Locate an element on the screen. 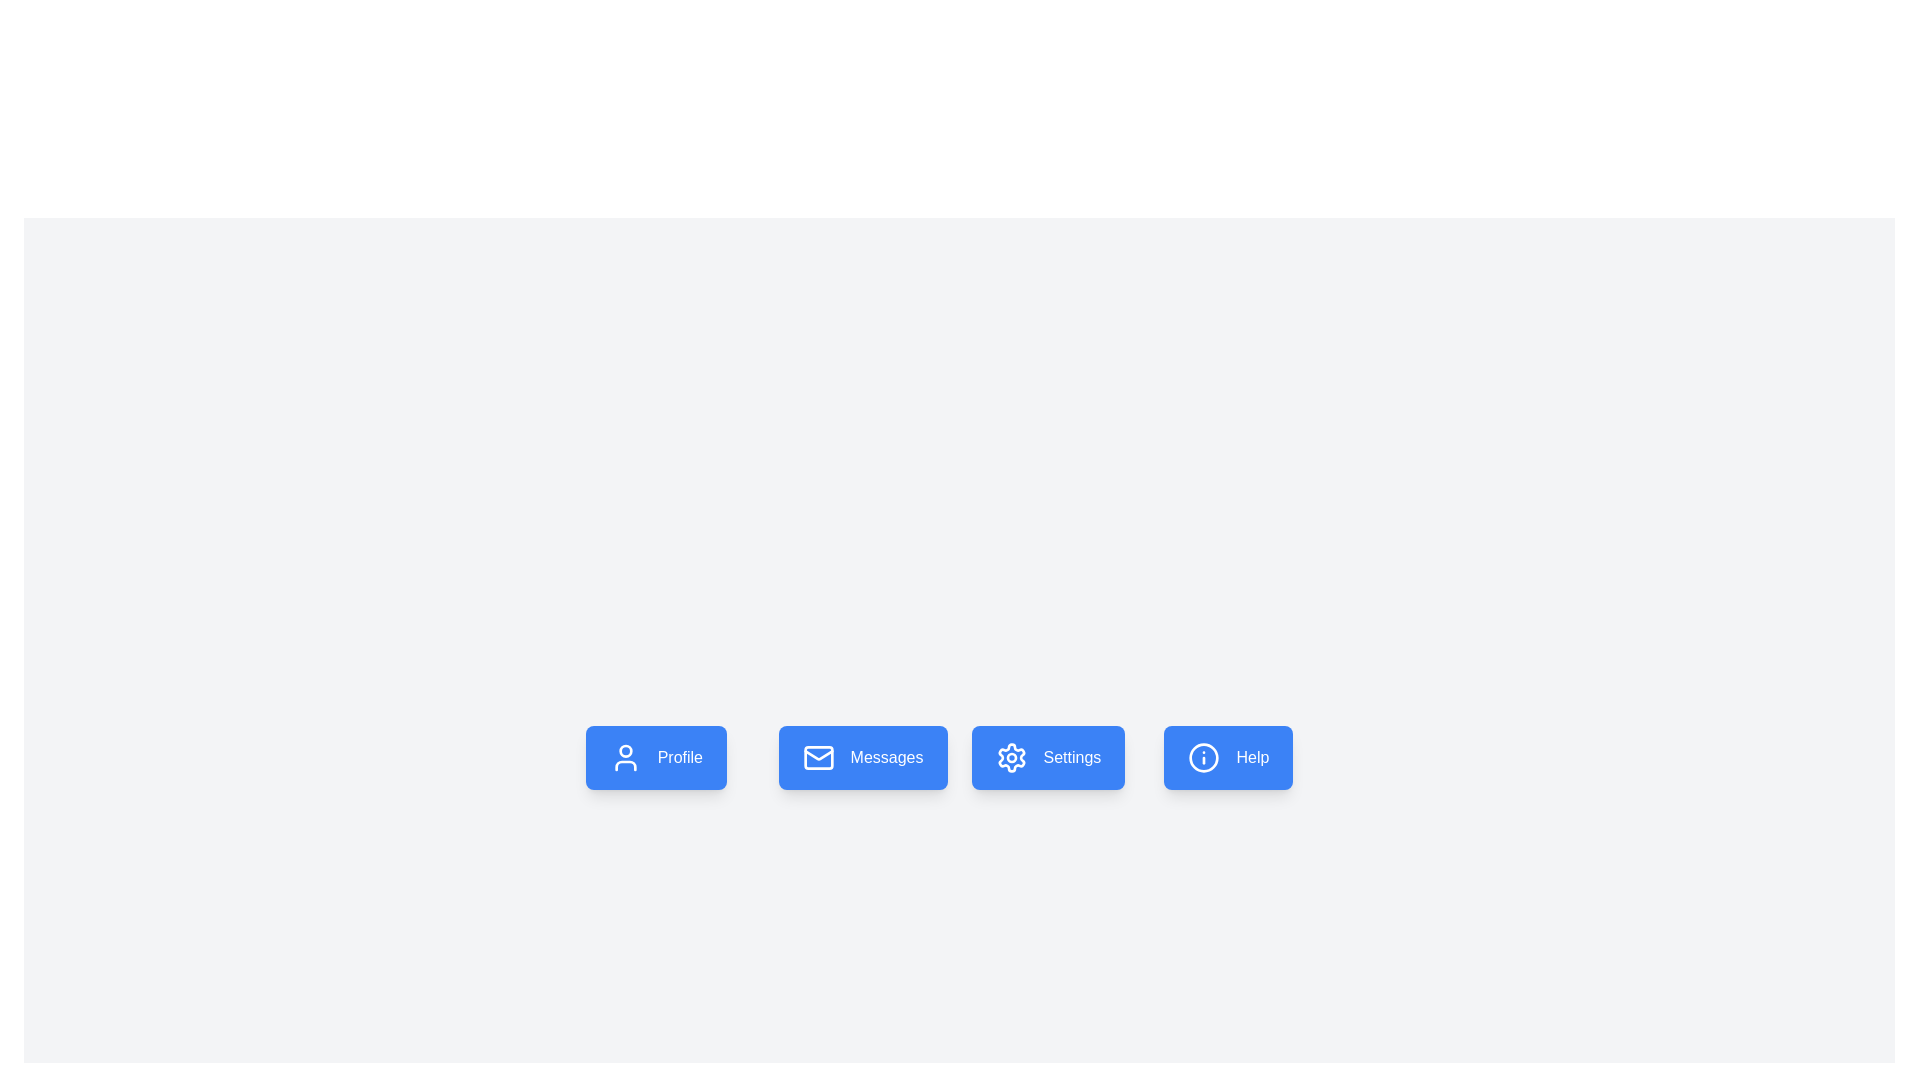  the 'Messages' icon, which represents messages or mail functionality, located in the second button from the left in a horizontal row of buttons near the bottom of the interface is located at coordinates (818, 755).